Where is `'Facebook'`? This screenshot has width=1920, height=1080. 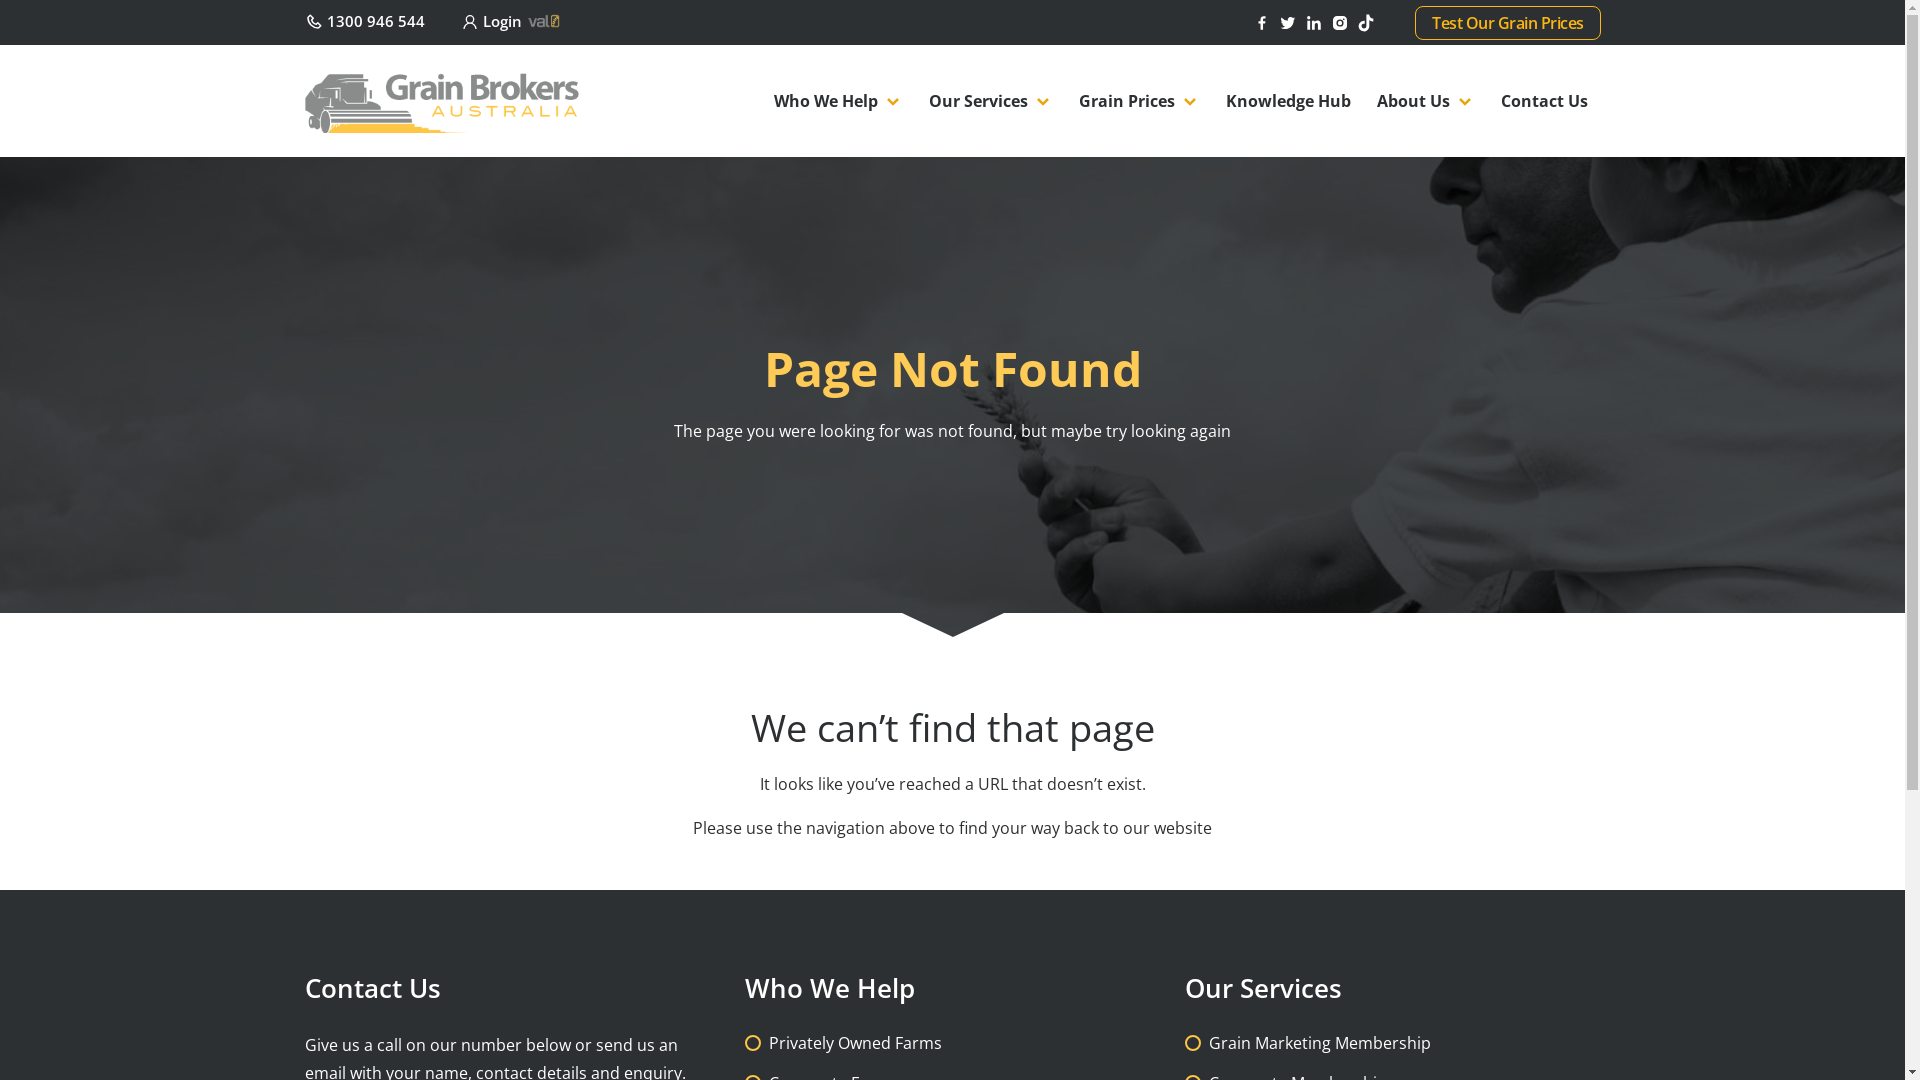
'Facebook' is located at coordinates (1251, 20).